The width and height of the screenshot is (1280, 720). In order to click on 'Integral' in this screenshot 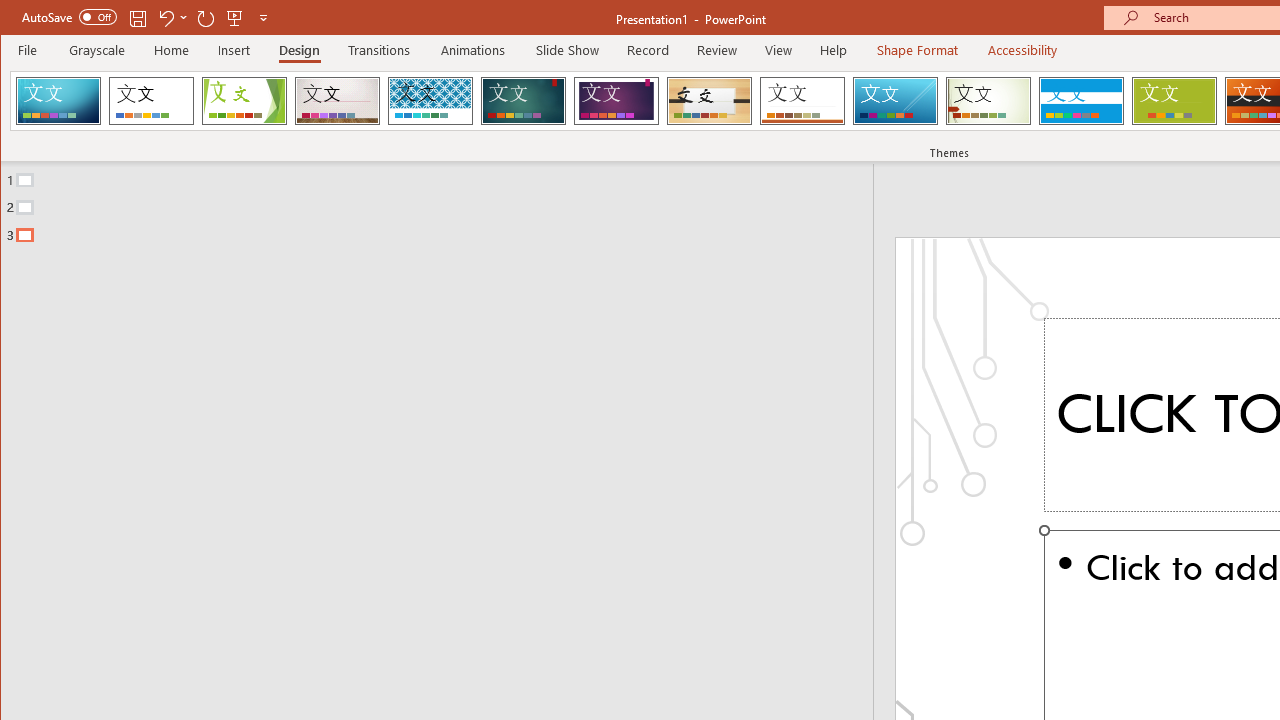, I will do `click(429, 100)`.